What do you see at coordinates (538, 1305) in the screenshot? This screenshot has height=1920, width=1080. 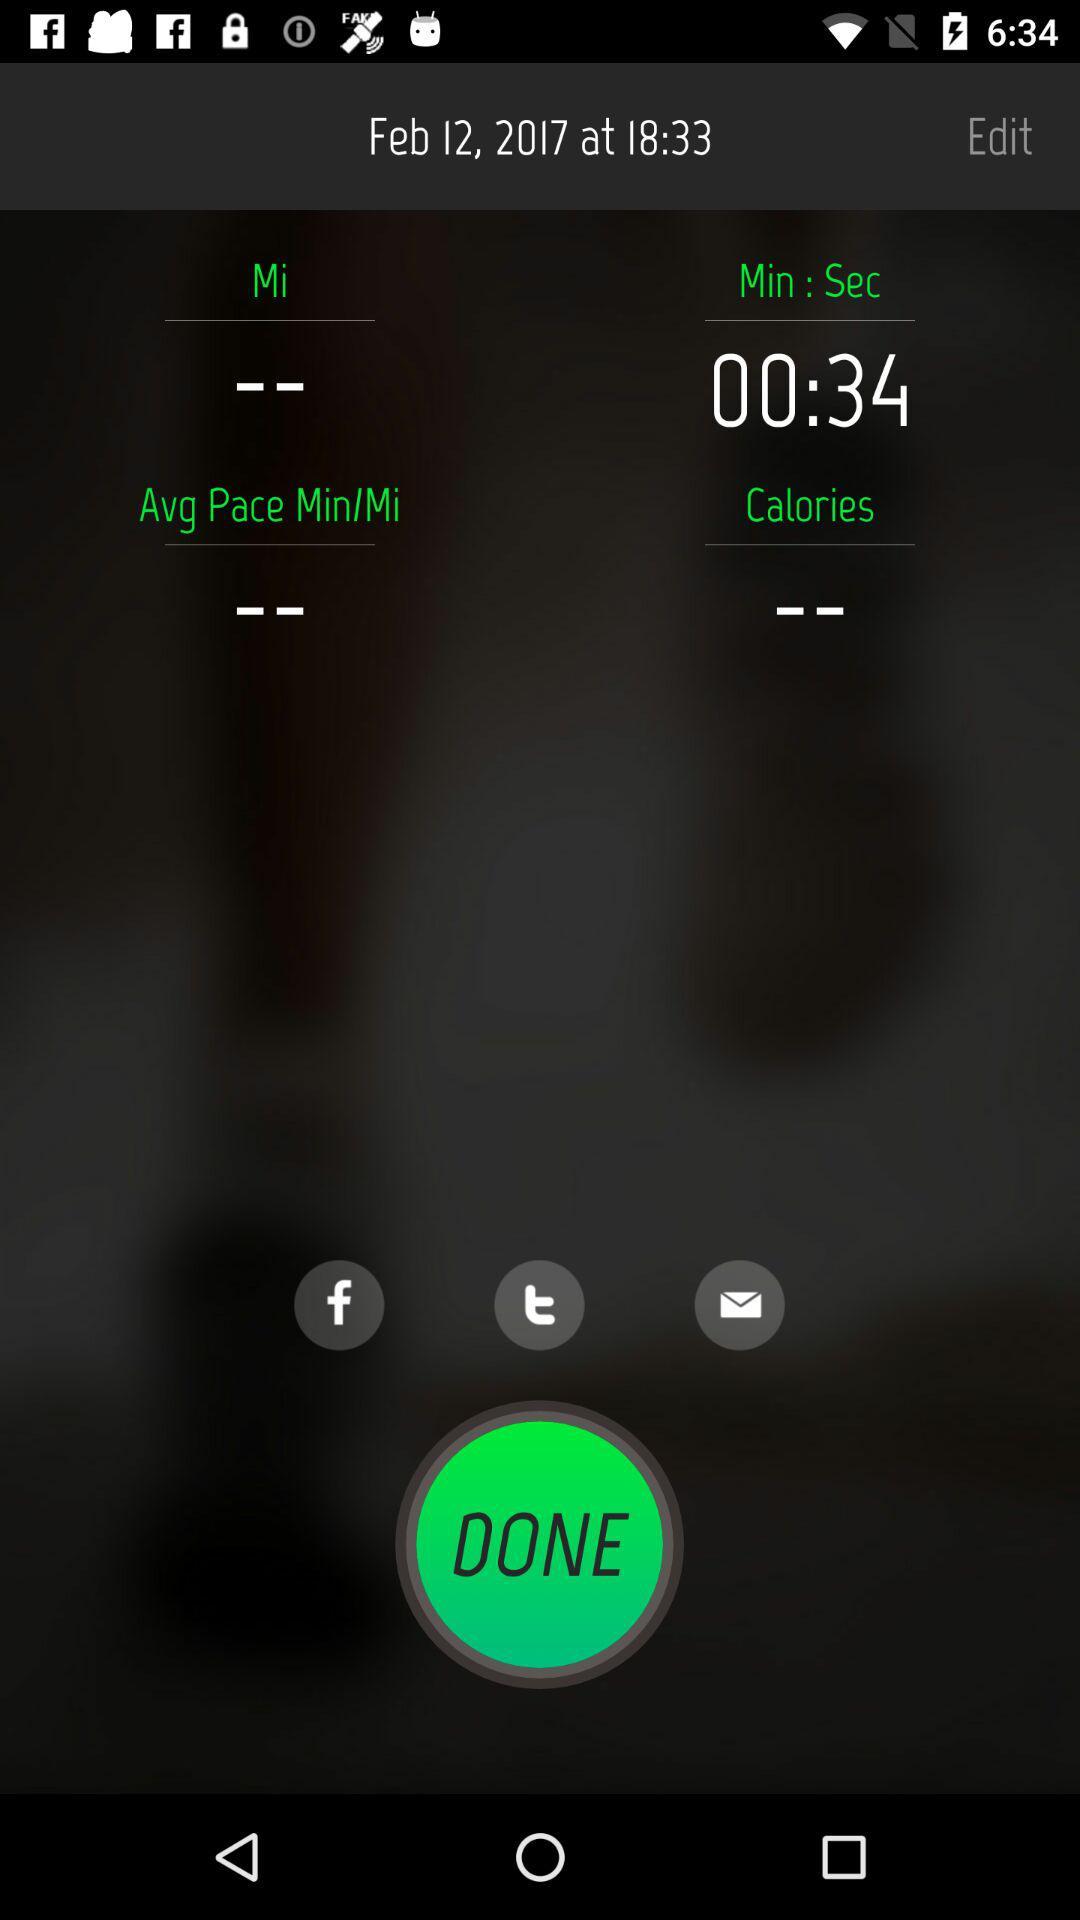 I see `twitter page` at bounding box center [538, 1305].